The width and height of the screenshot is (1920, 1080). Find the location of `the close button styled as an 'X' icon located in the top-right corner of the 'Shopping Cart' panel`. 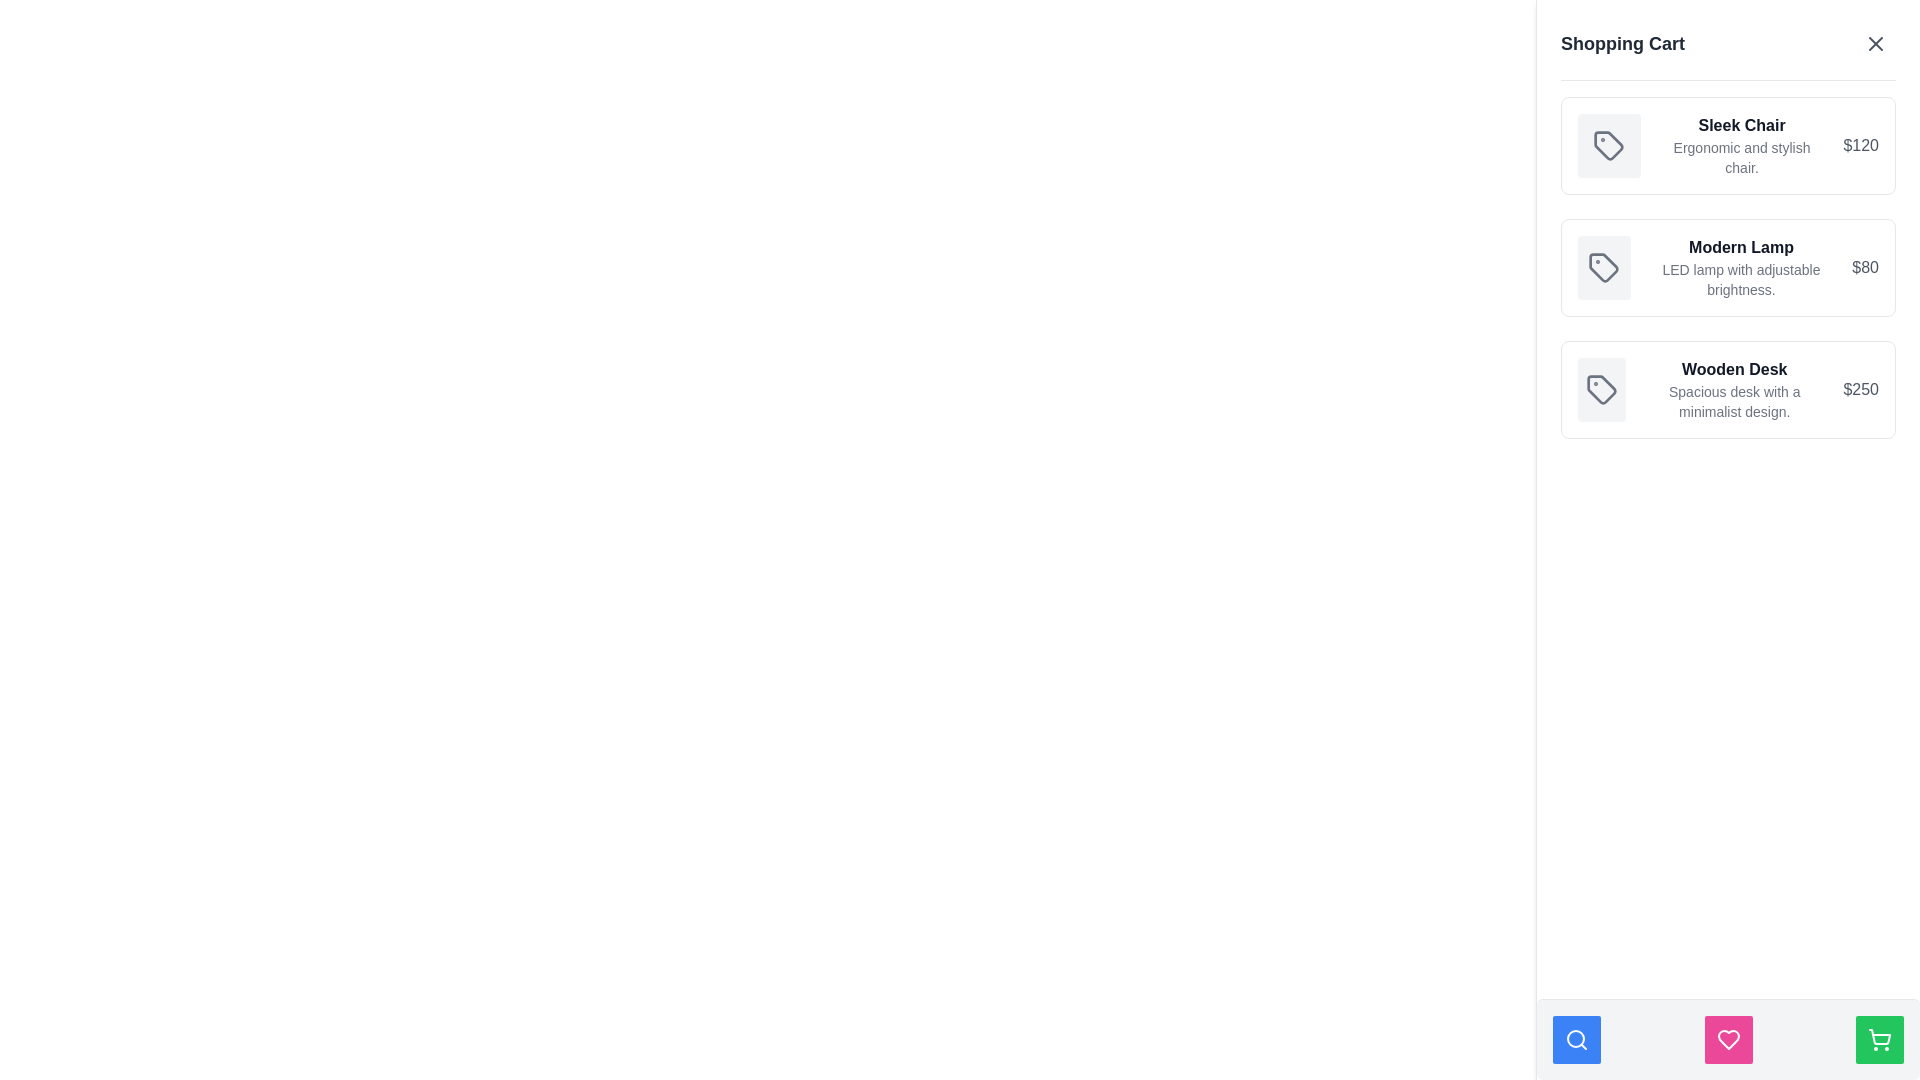

the close button styled as an 'X' icon located in the top-right corner of the 'Shopping Cart' panel is located at coordinates (1875, 43).